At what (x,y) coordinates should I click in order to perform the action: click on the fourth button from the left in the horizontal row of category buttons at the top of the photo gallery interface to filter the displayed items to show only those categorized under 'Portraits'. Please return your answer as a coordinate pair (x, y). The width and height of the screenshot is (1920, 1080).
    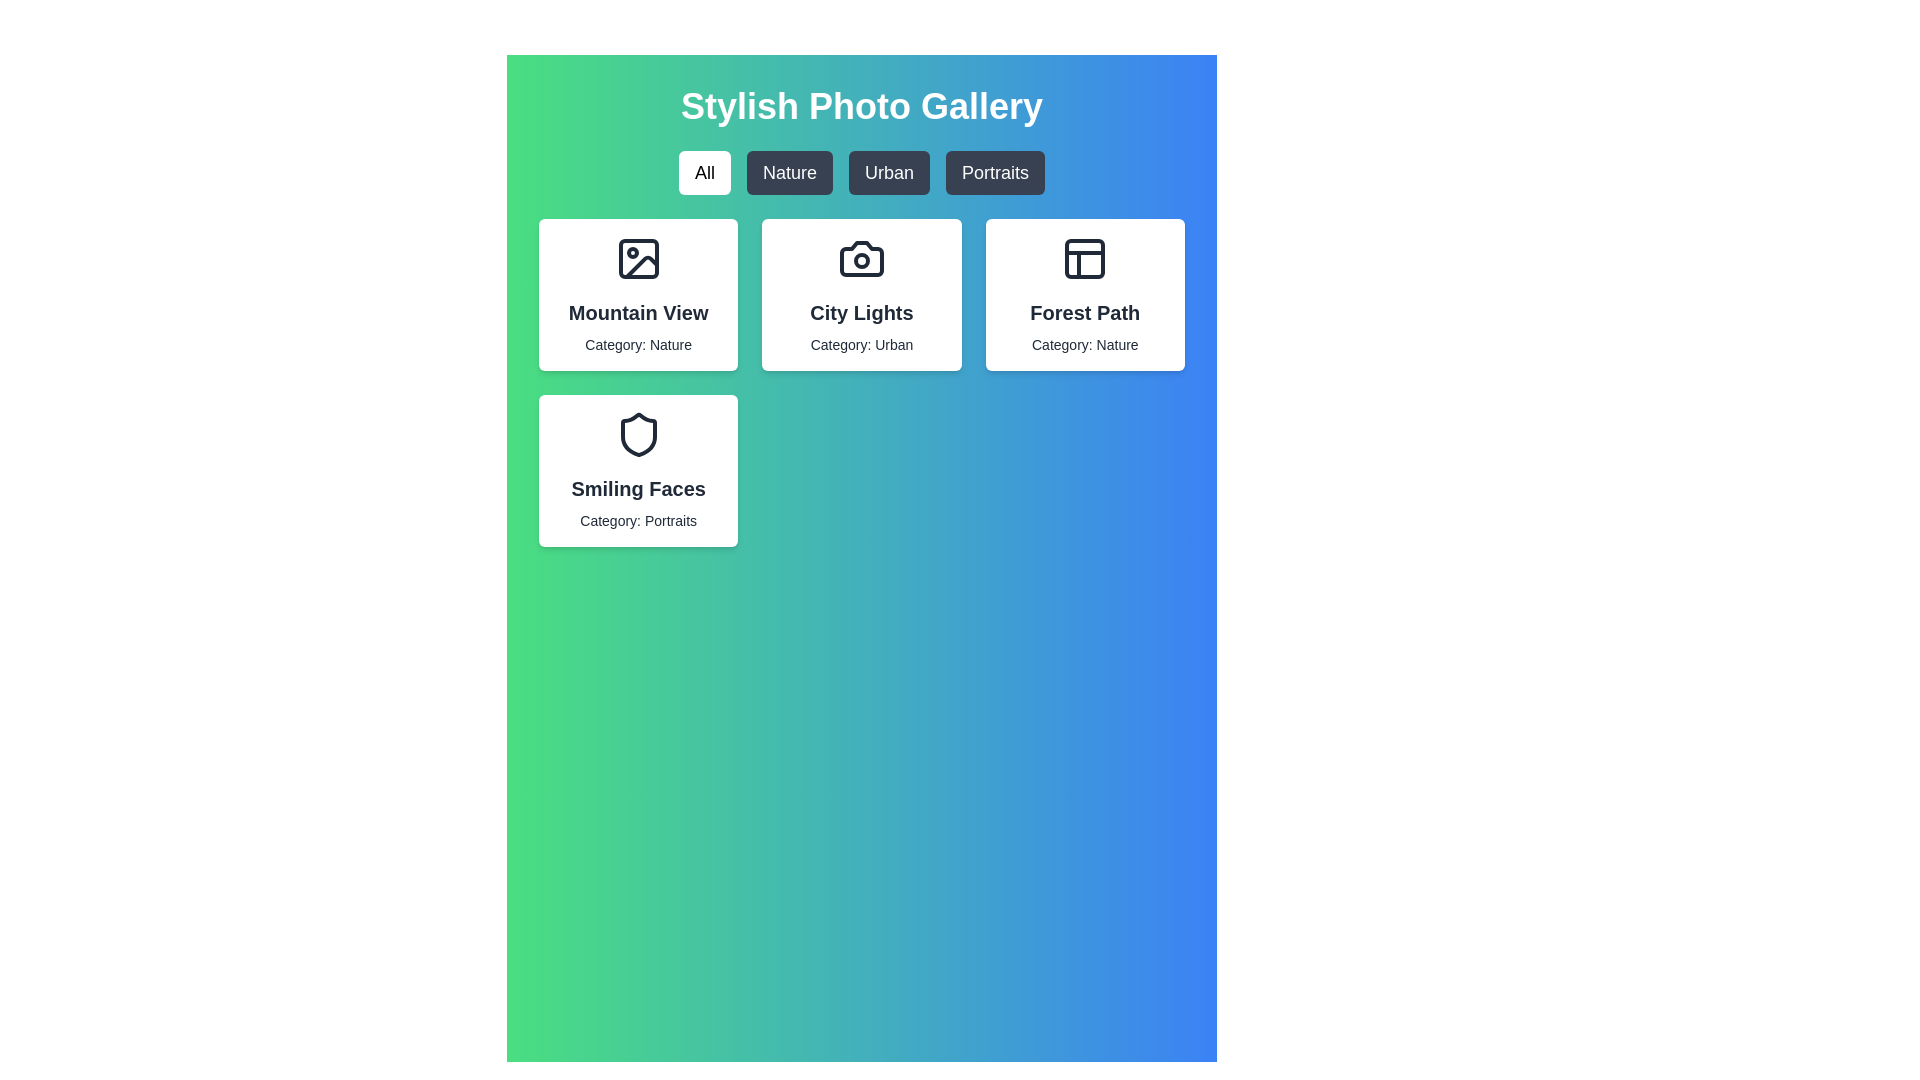
    Looking at the image, I should click on (995, 172).